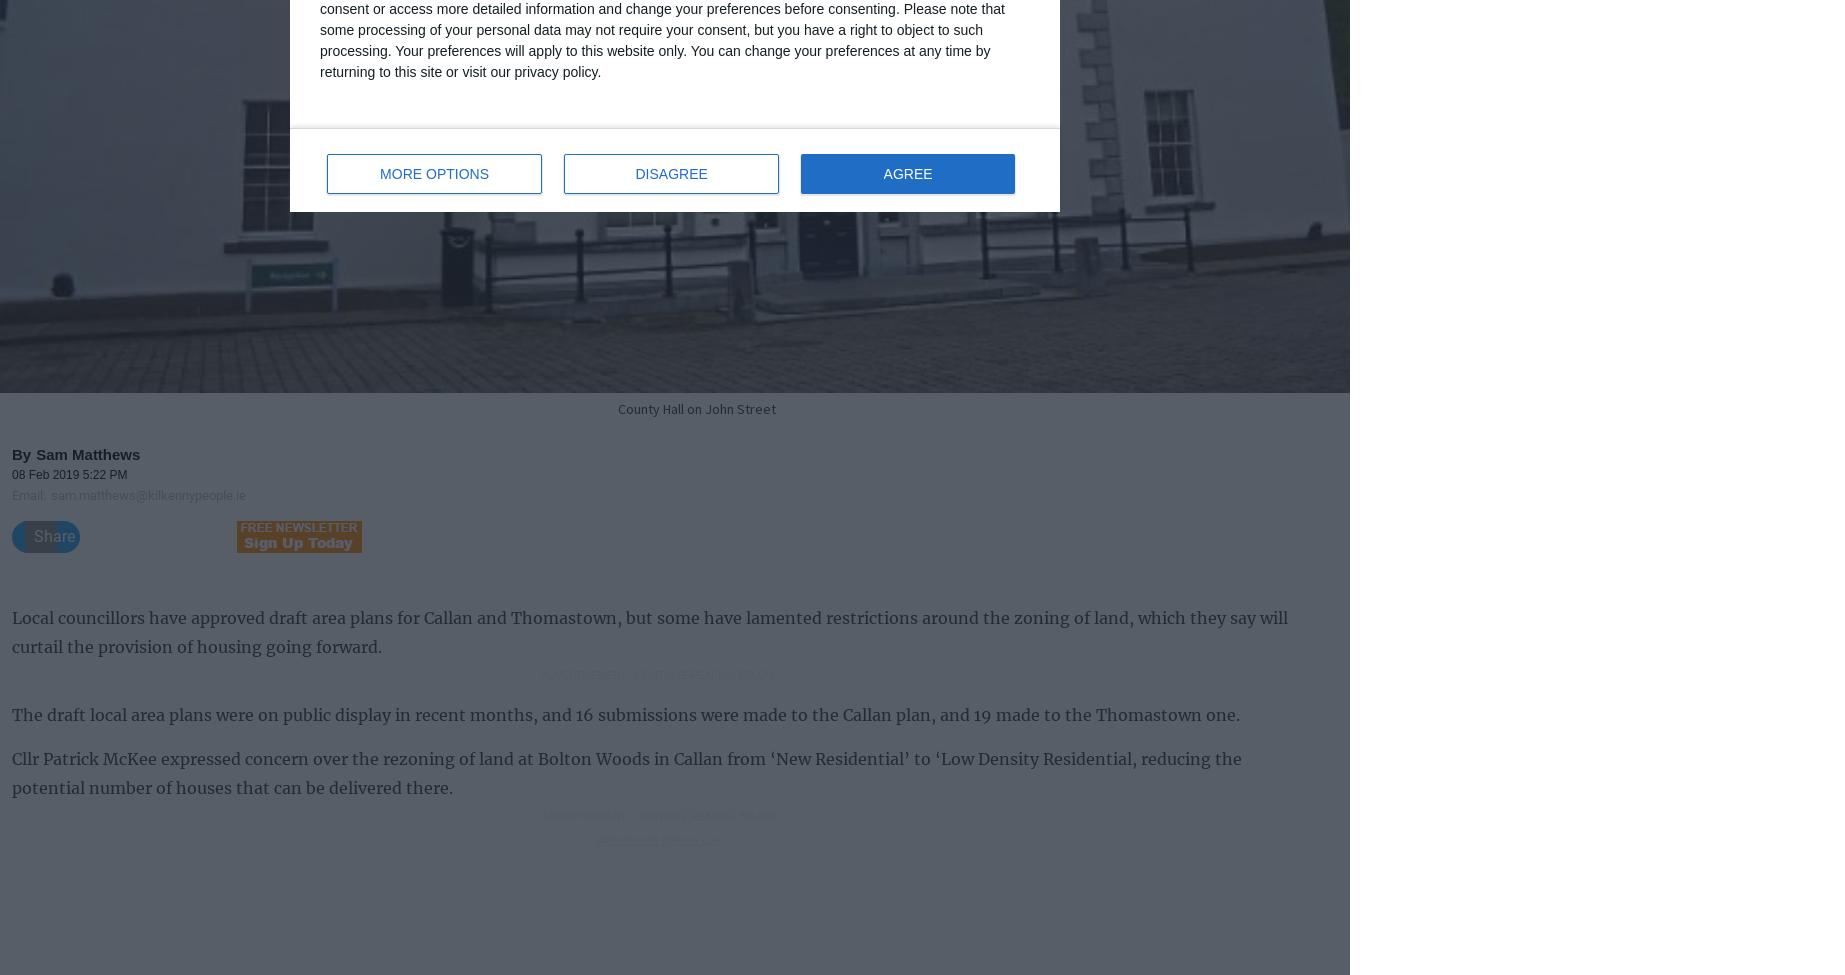  What do you see at coordinates (628, 840) in the screenshot?
I see `'Advertise with'` at bounding box center [628, 840].